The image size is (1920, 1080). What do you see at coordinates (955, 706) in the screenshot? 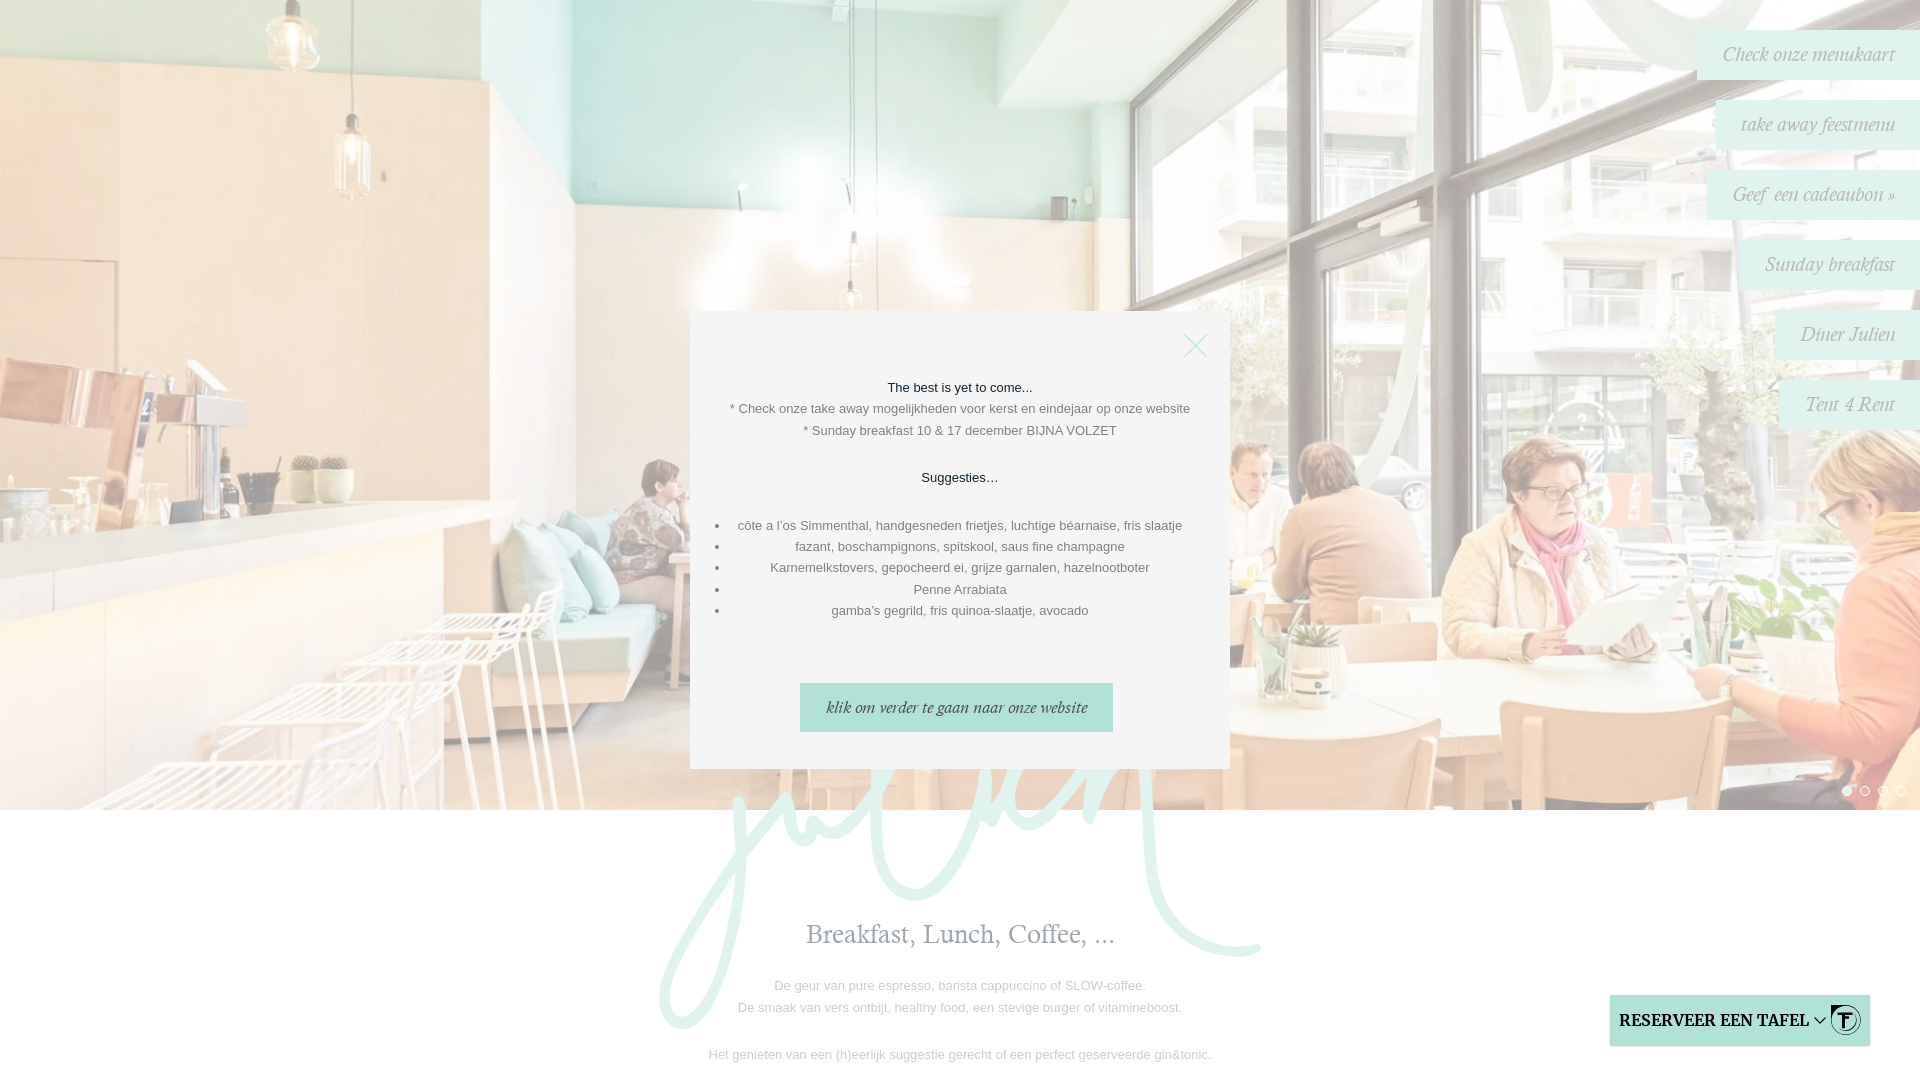
I see `'klik om verder te gaan naar onze website'` at bounding box center [955, 706].